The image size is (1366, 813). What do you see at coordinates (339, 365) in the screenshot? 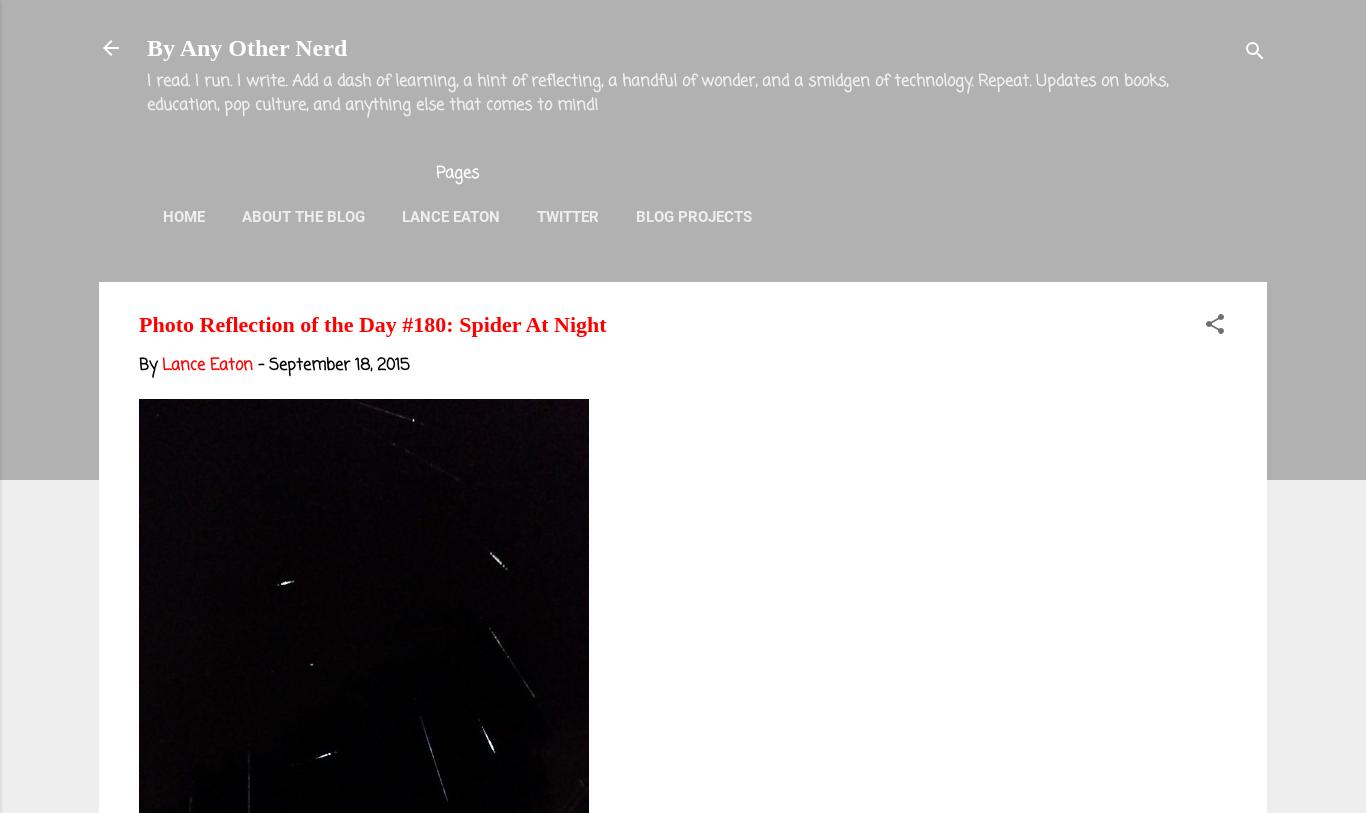
I see `'September 18, 2015'` at bounding box center [339, 365].